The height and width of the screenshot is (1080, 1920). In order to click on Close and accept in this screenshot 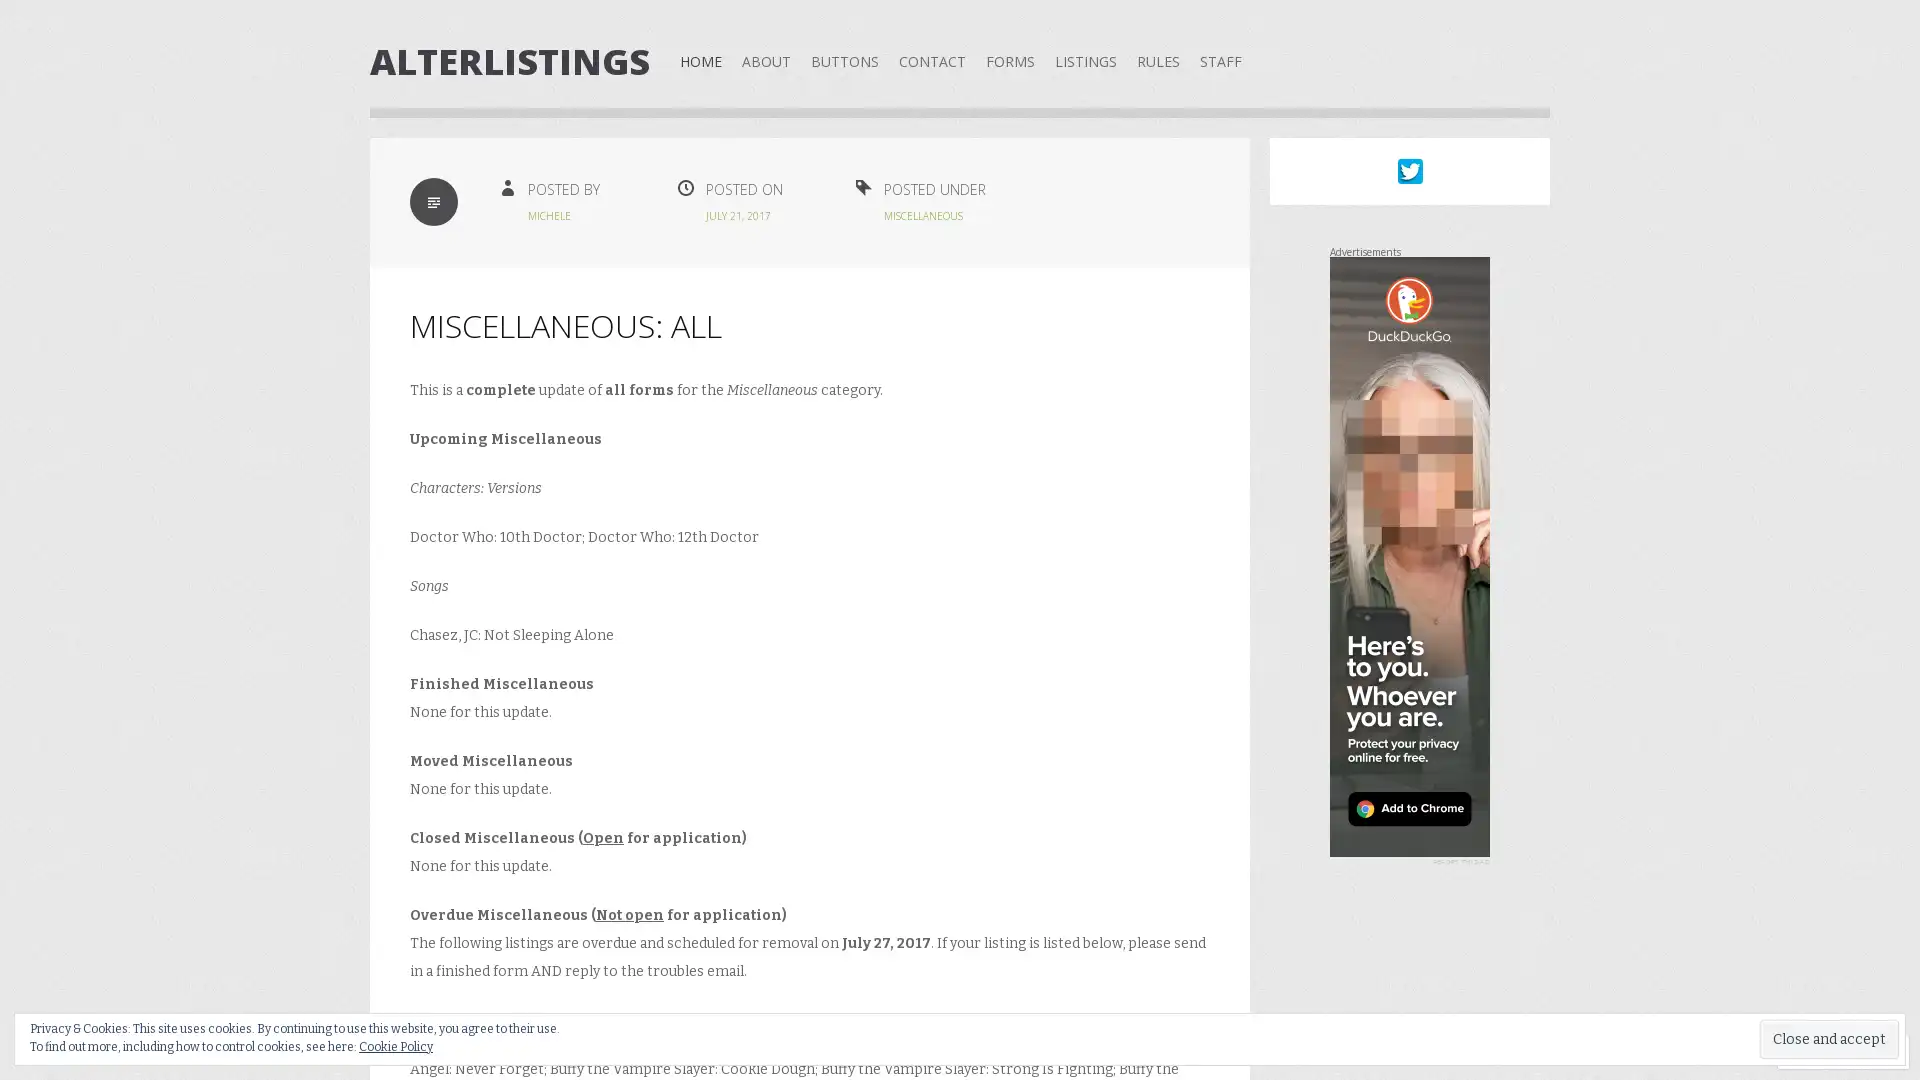, I will do `click(1829, 1038)`.